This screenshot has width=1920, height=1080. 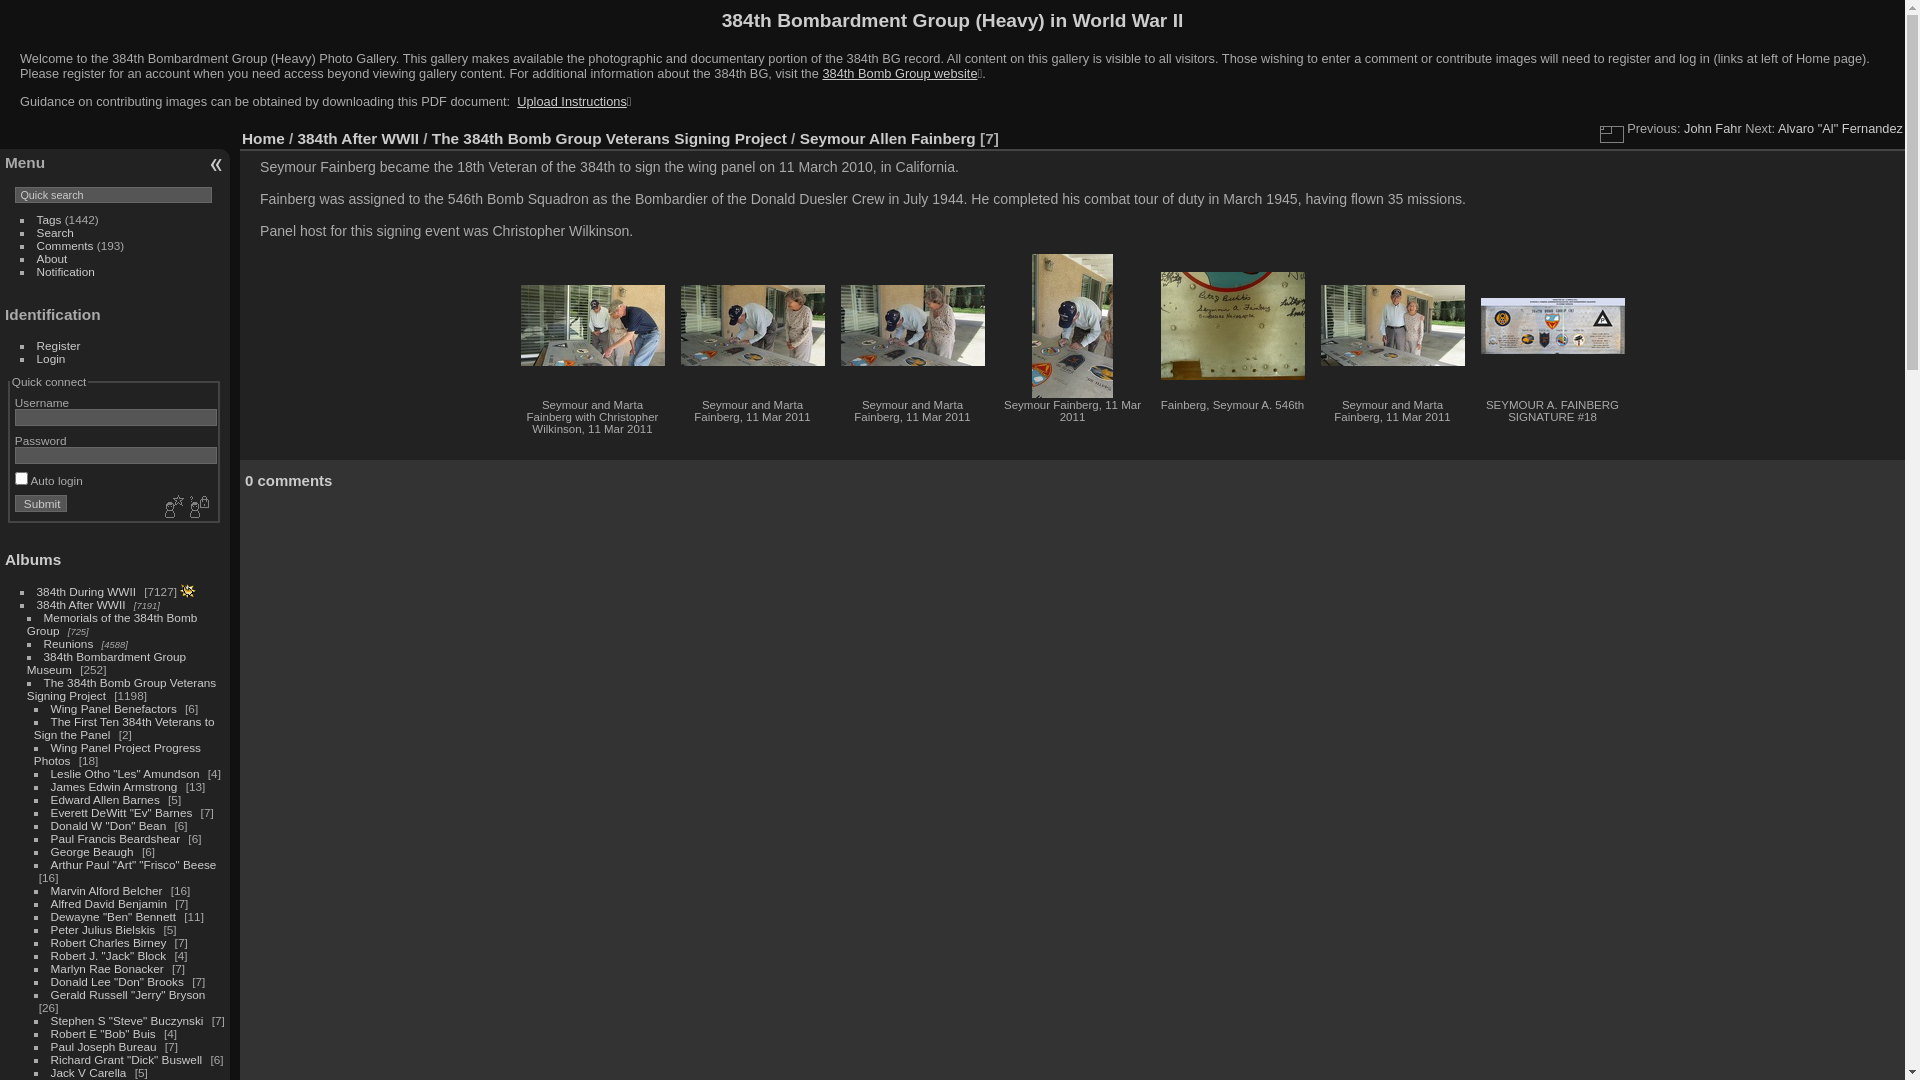 I want to click on 'Wing Panel Project Progress Photos', so click(x=116, y=753).